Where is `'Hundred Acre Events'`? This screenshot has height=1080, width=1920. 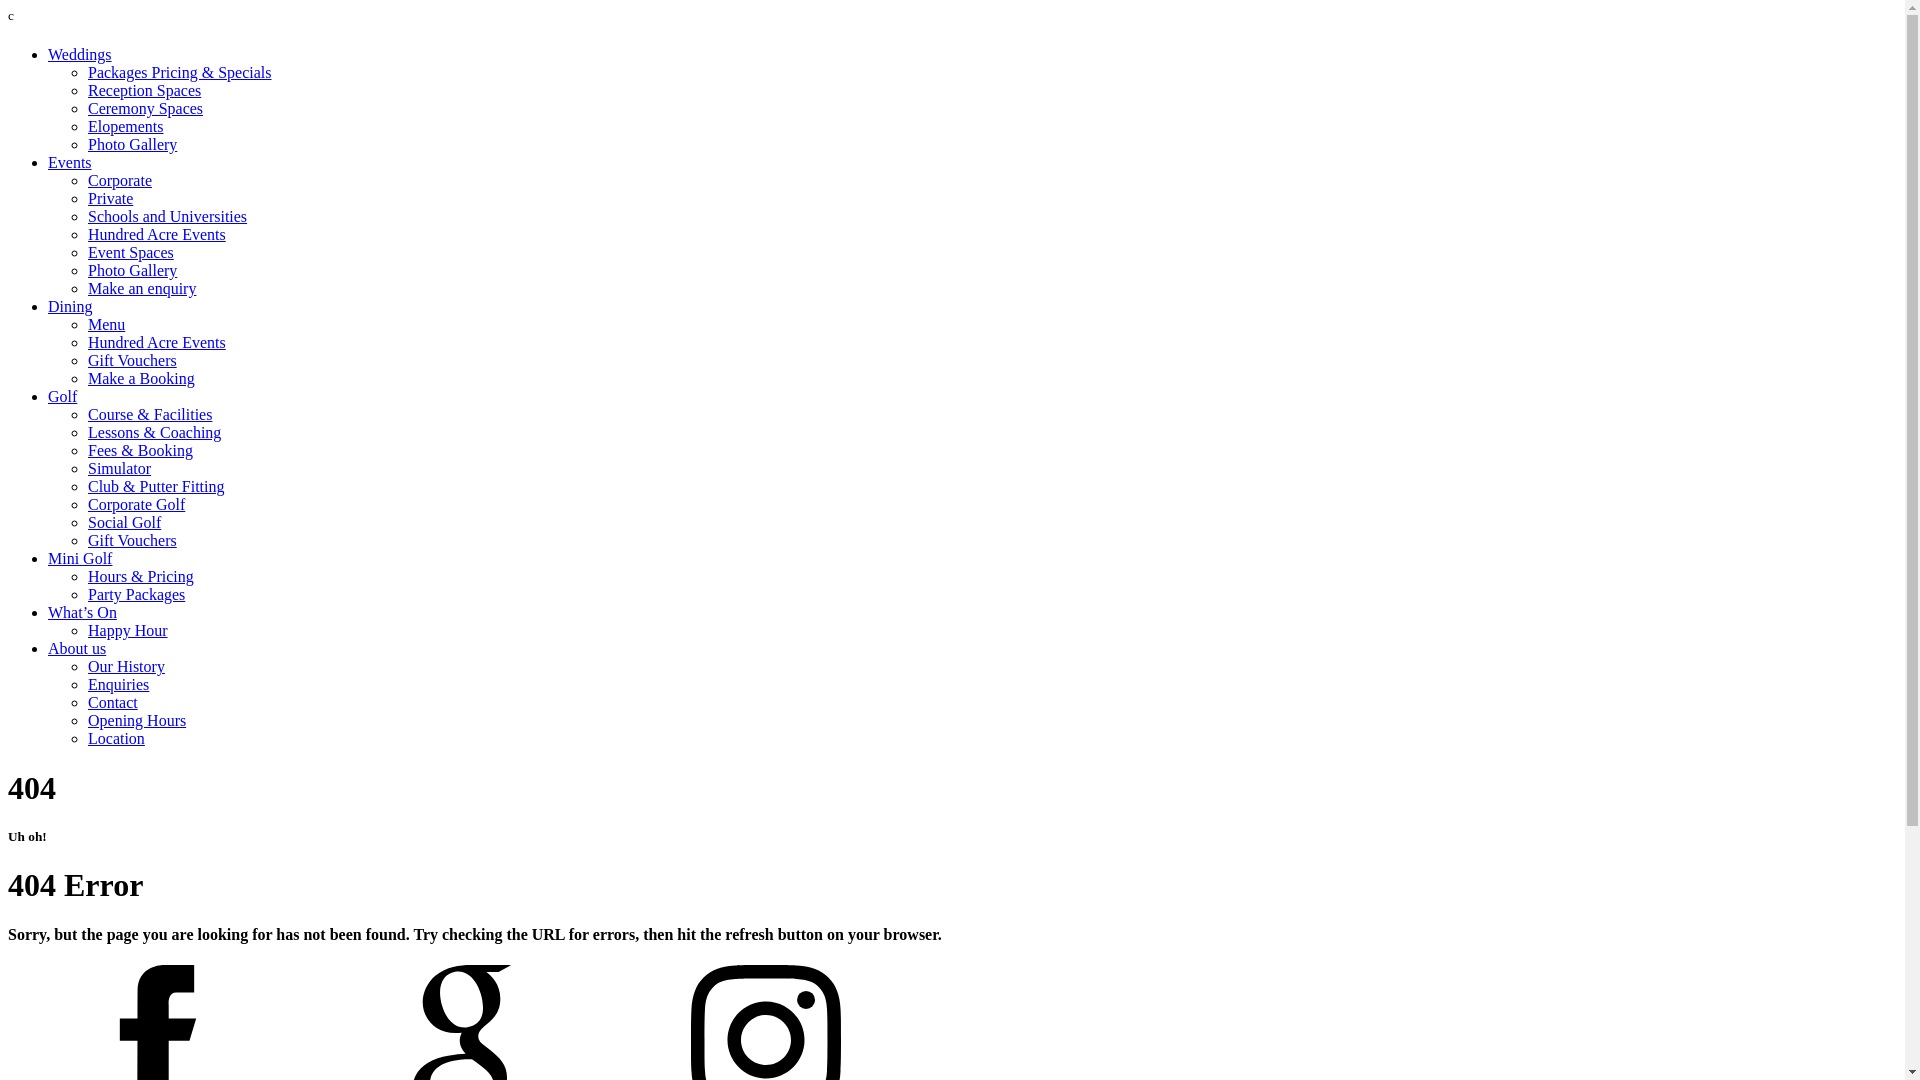 'Hundred Acre Events' is located at coordinates (86, 233).